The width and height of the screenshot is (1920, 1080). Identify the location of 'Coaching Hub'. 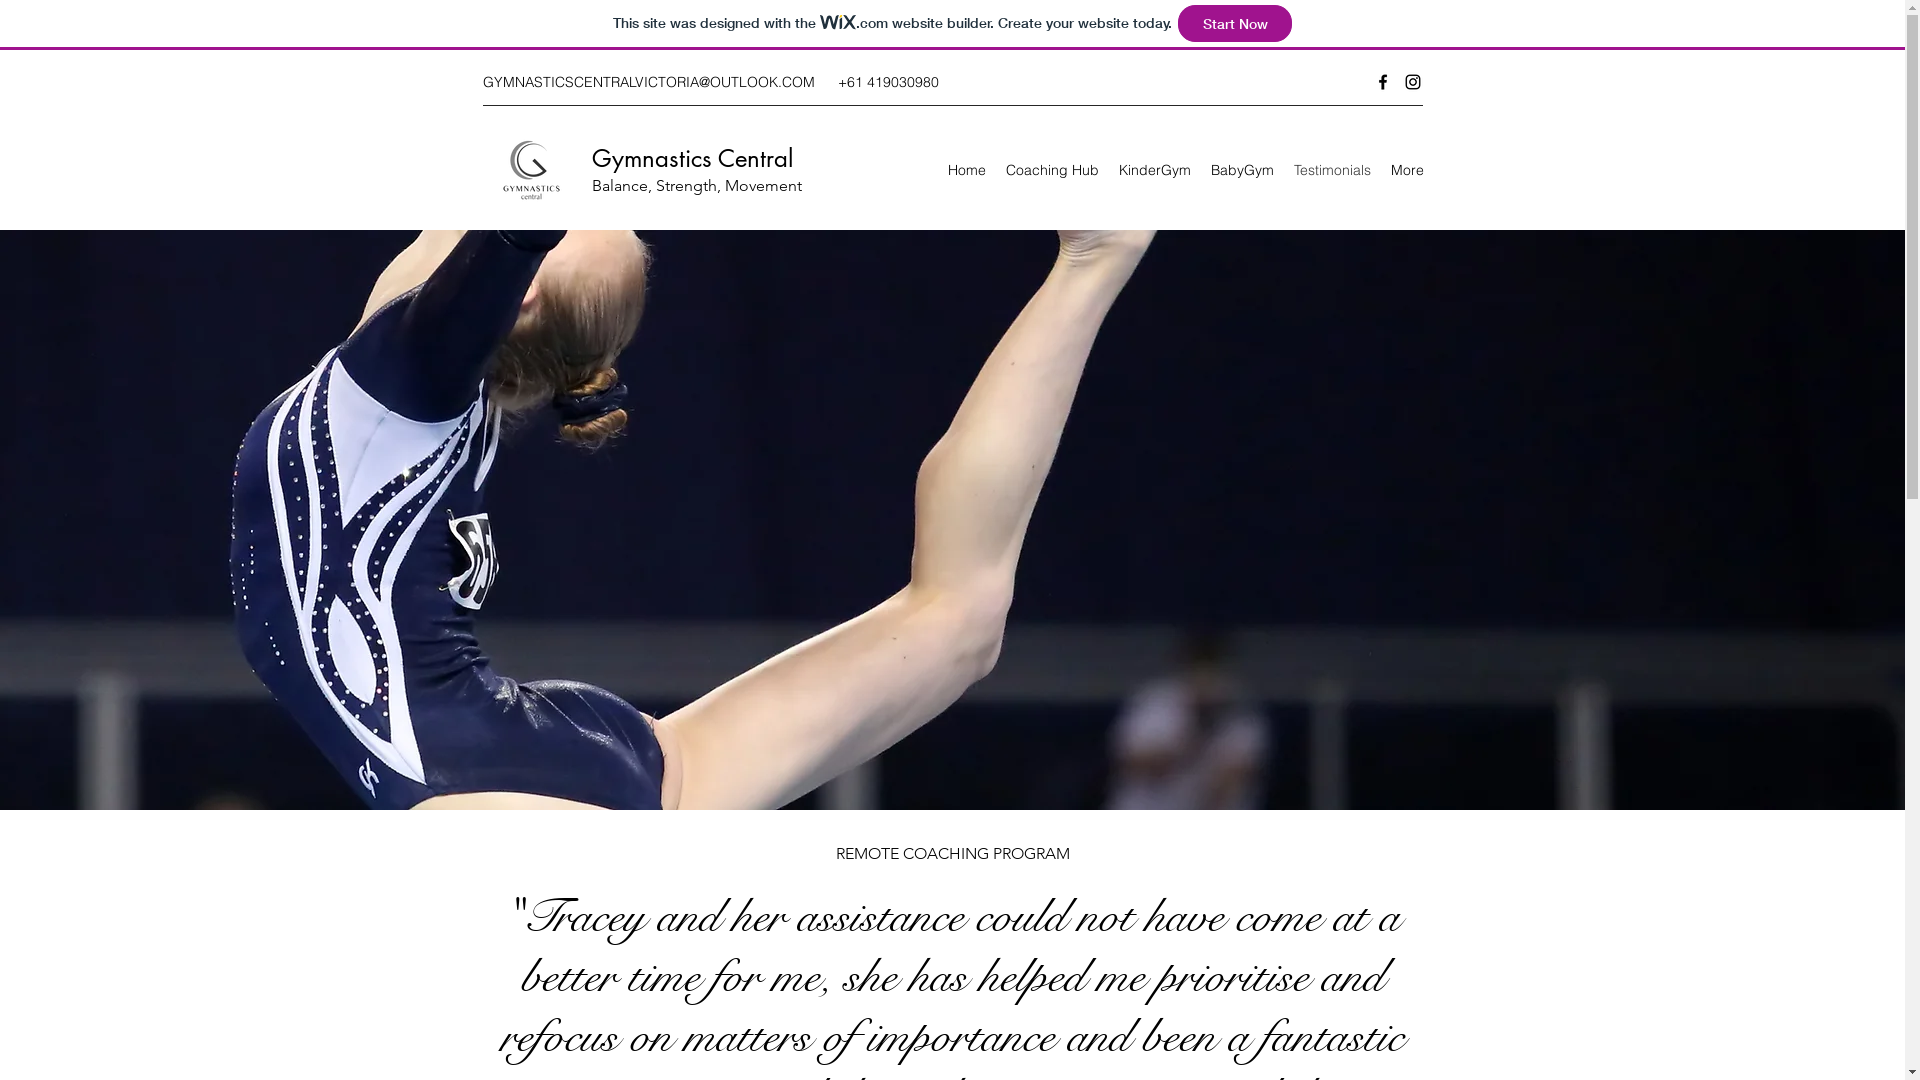
(1051, 168).